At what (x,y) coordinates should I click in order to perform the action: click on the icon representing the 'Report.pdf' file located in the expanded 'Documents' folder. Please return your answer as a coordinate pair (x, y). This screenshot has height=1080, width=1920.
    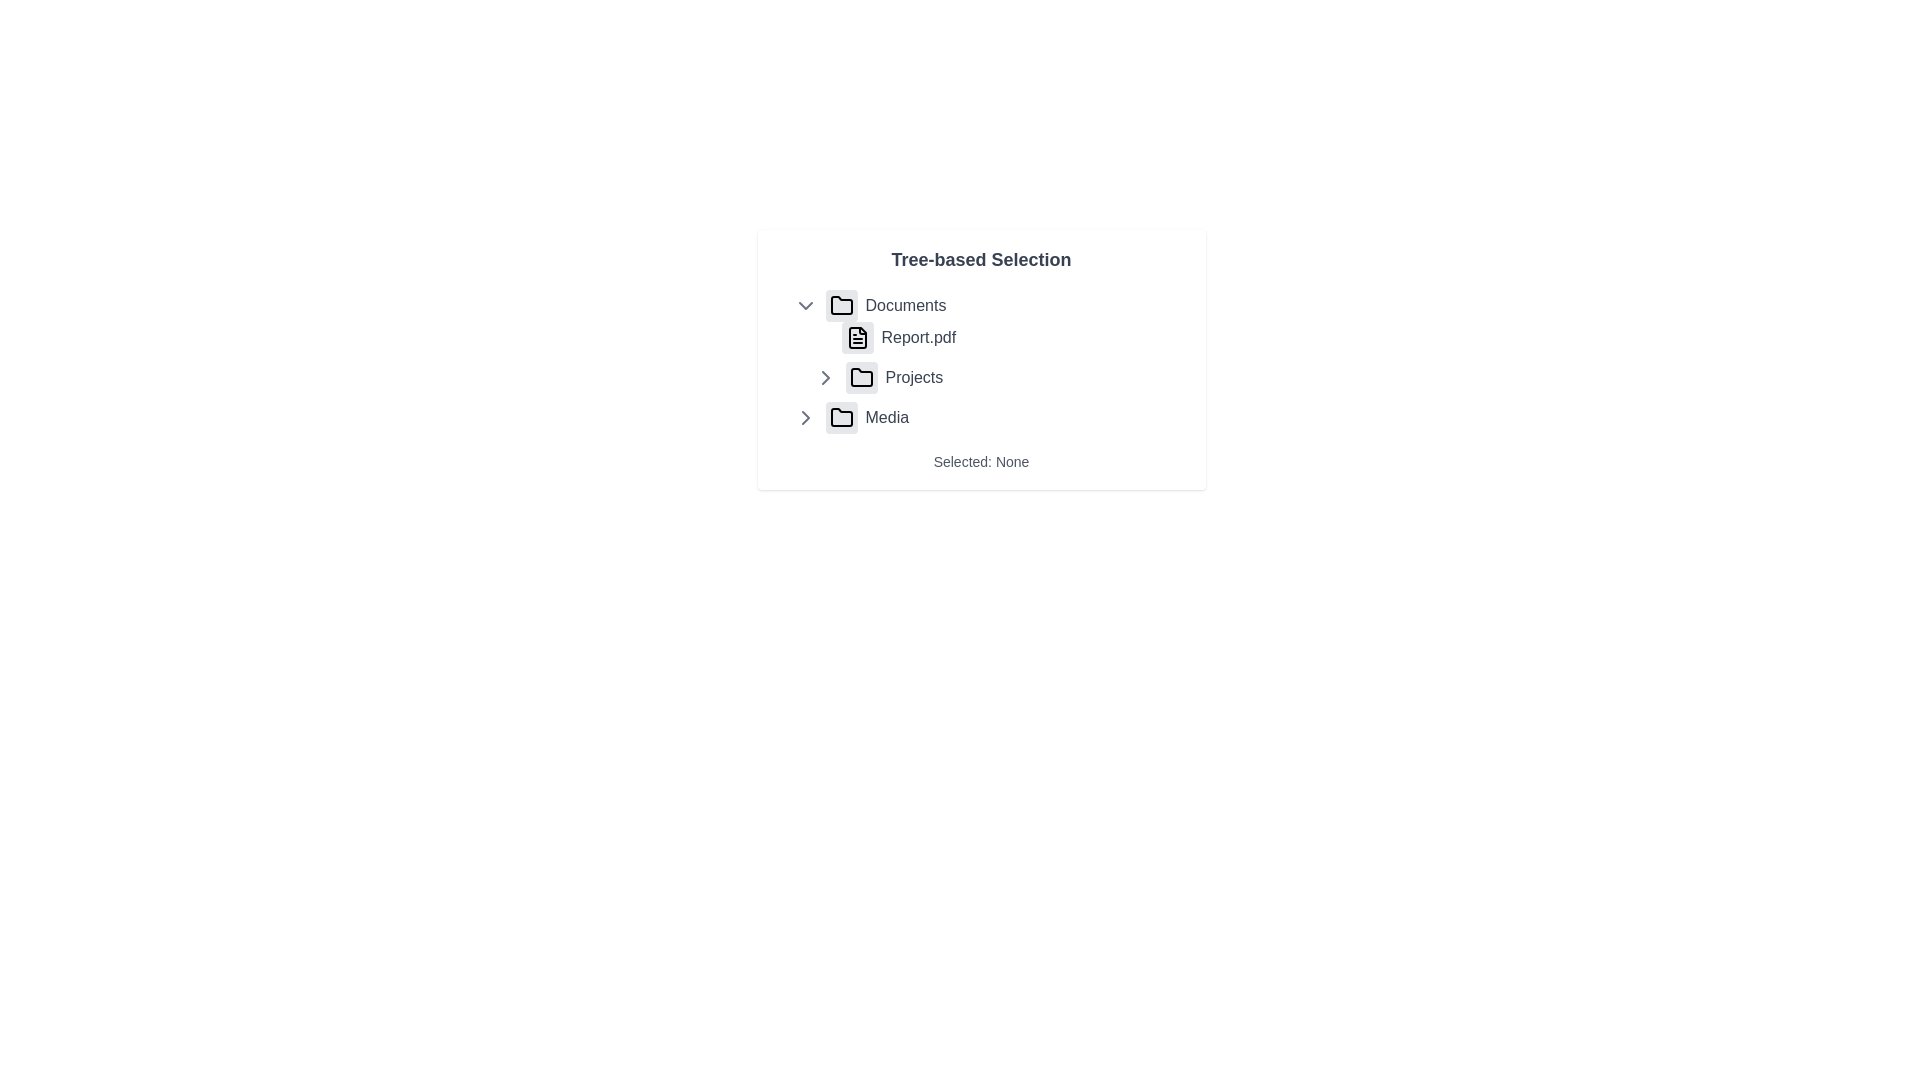
    Looking at the image, I should click on (857, 337).